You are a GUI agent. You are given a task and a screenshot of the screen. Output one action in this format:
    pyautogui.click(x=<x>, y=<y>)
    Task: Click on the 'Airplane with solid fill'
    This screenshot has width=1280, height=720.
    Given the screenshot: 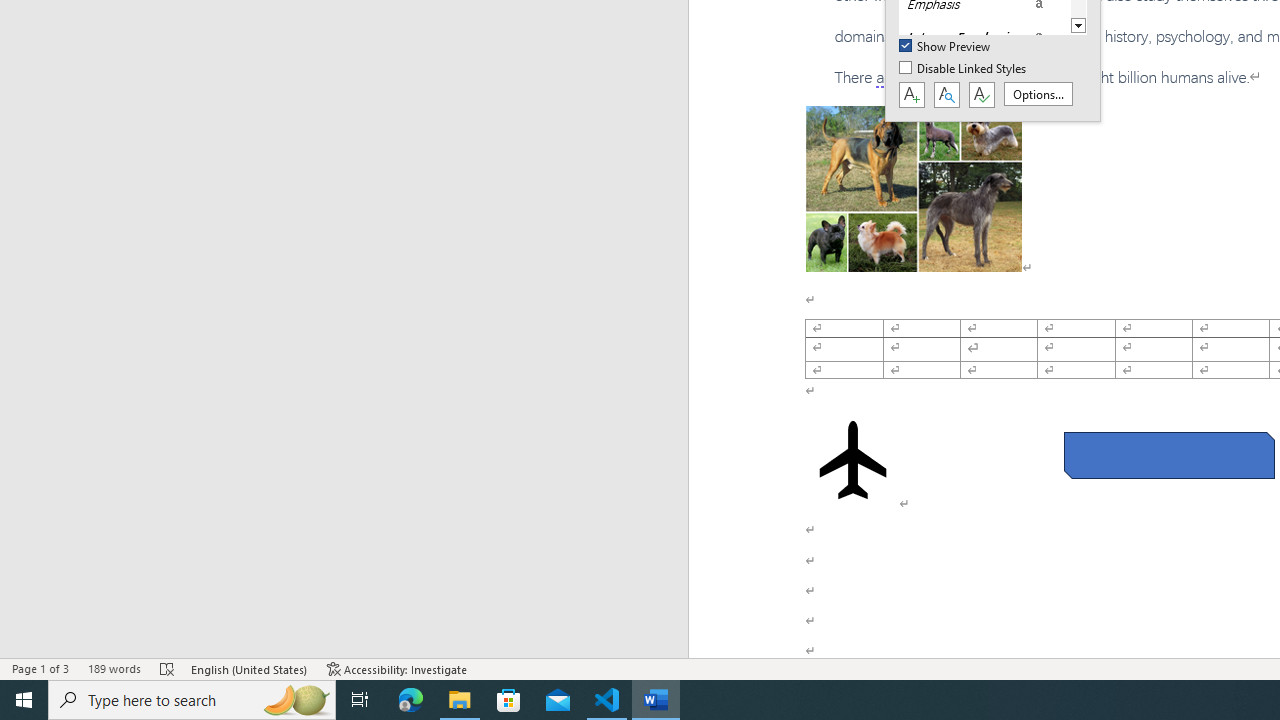 What is the action you would take?
    pyautogui.click(x=853, y=460)
    